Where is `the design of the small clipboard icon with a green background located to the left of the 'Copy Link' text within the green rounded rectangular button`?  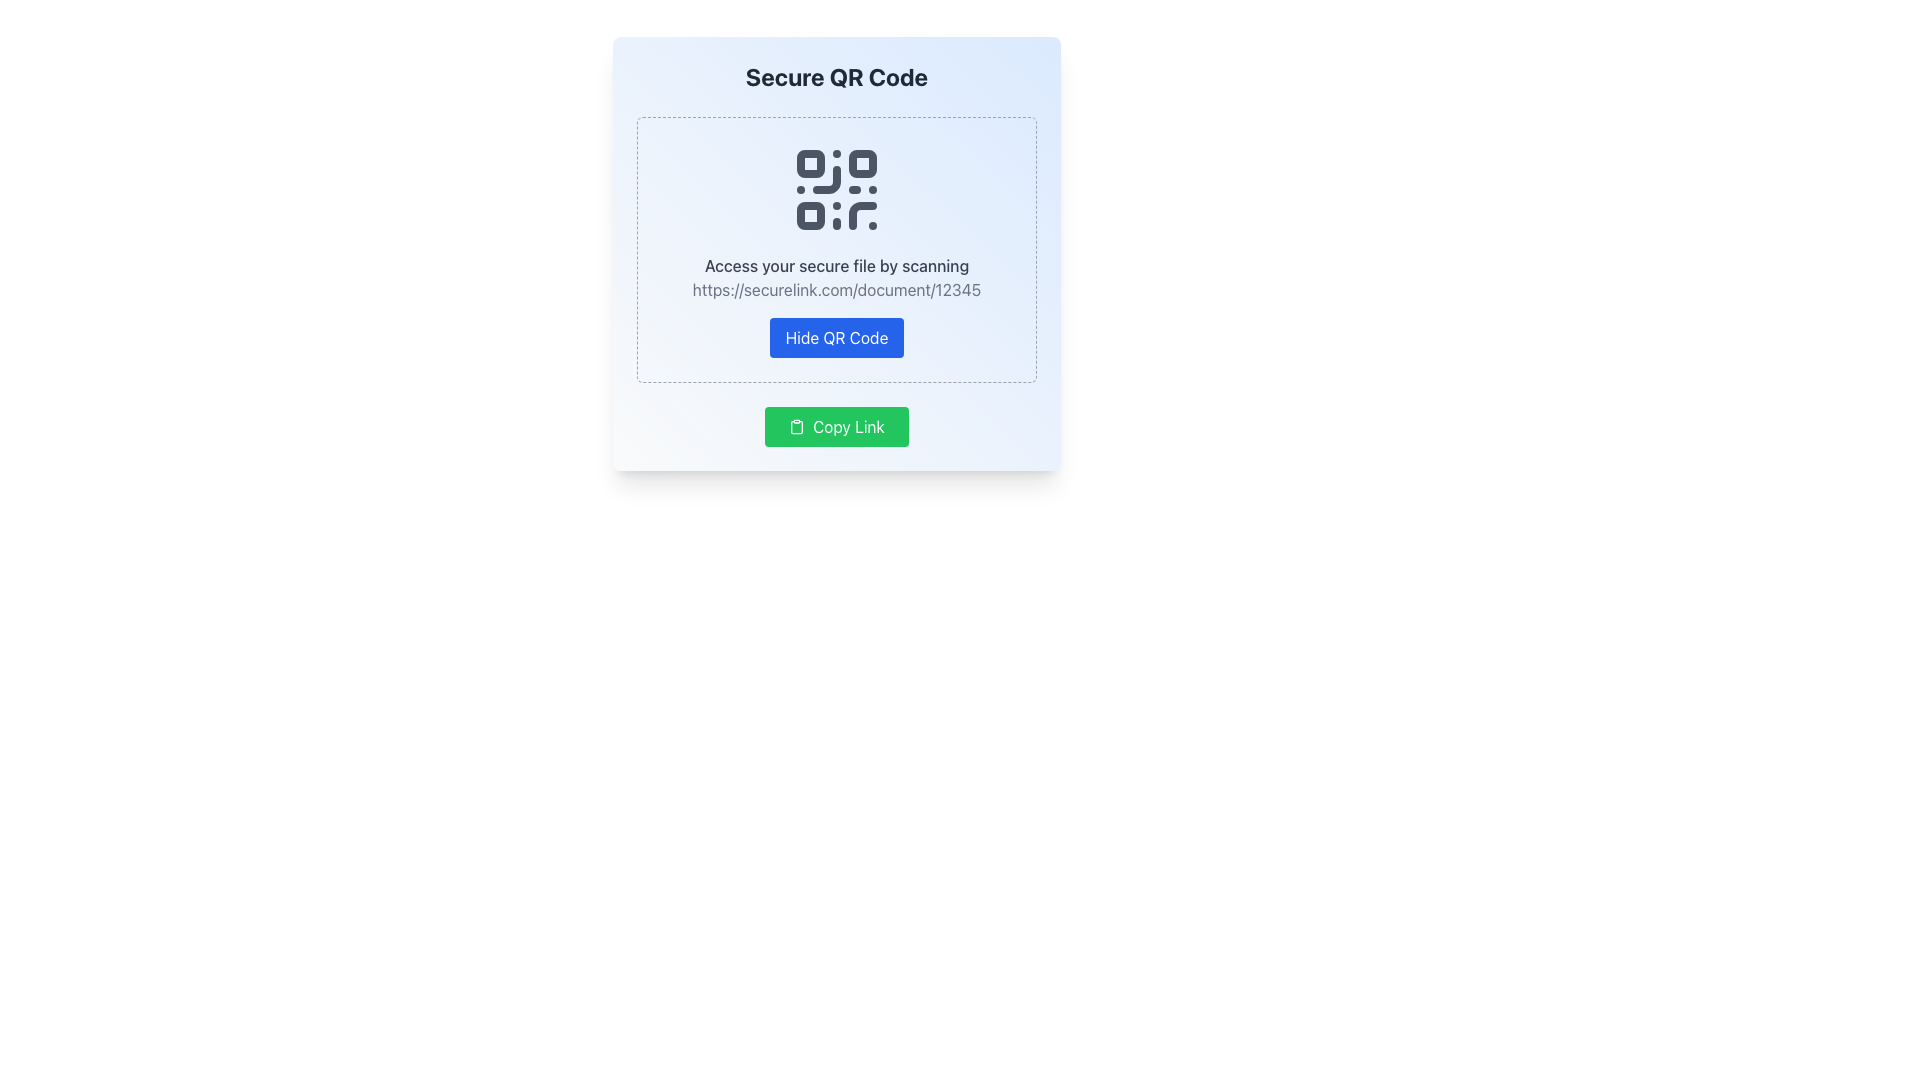 the design of the small clipboard icon with a green background located to the left of the 'Copy Link' text within the green rounded rectangular button is located at coordinates (796, 426).